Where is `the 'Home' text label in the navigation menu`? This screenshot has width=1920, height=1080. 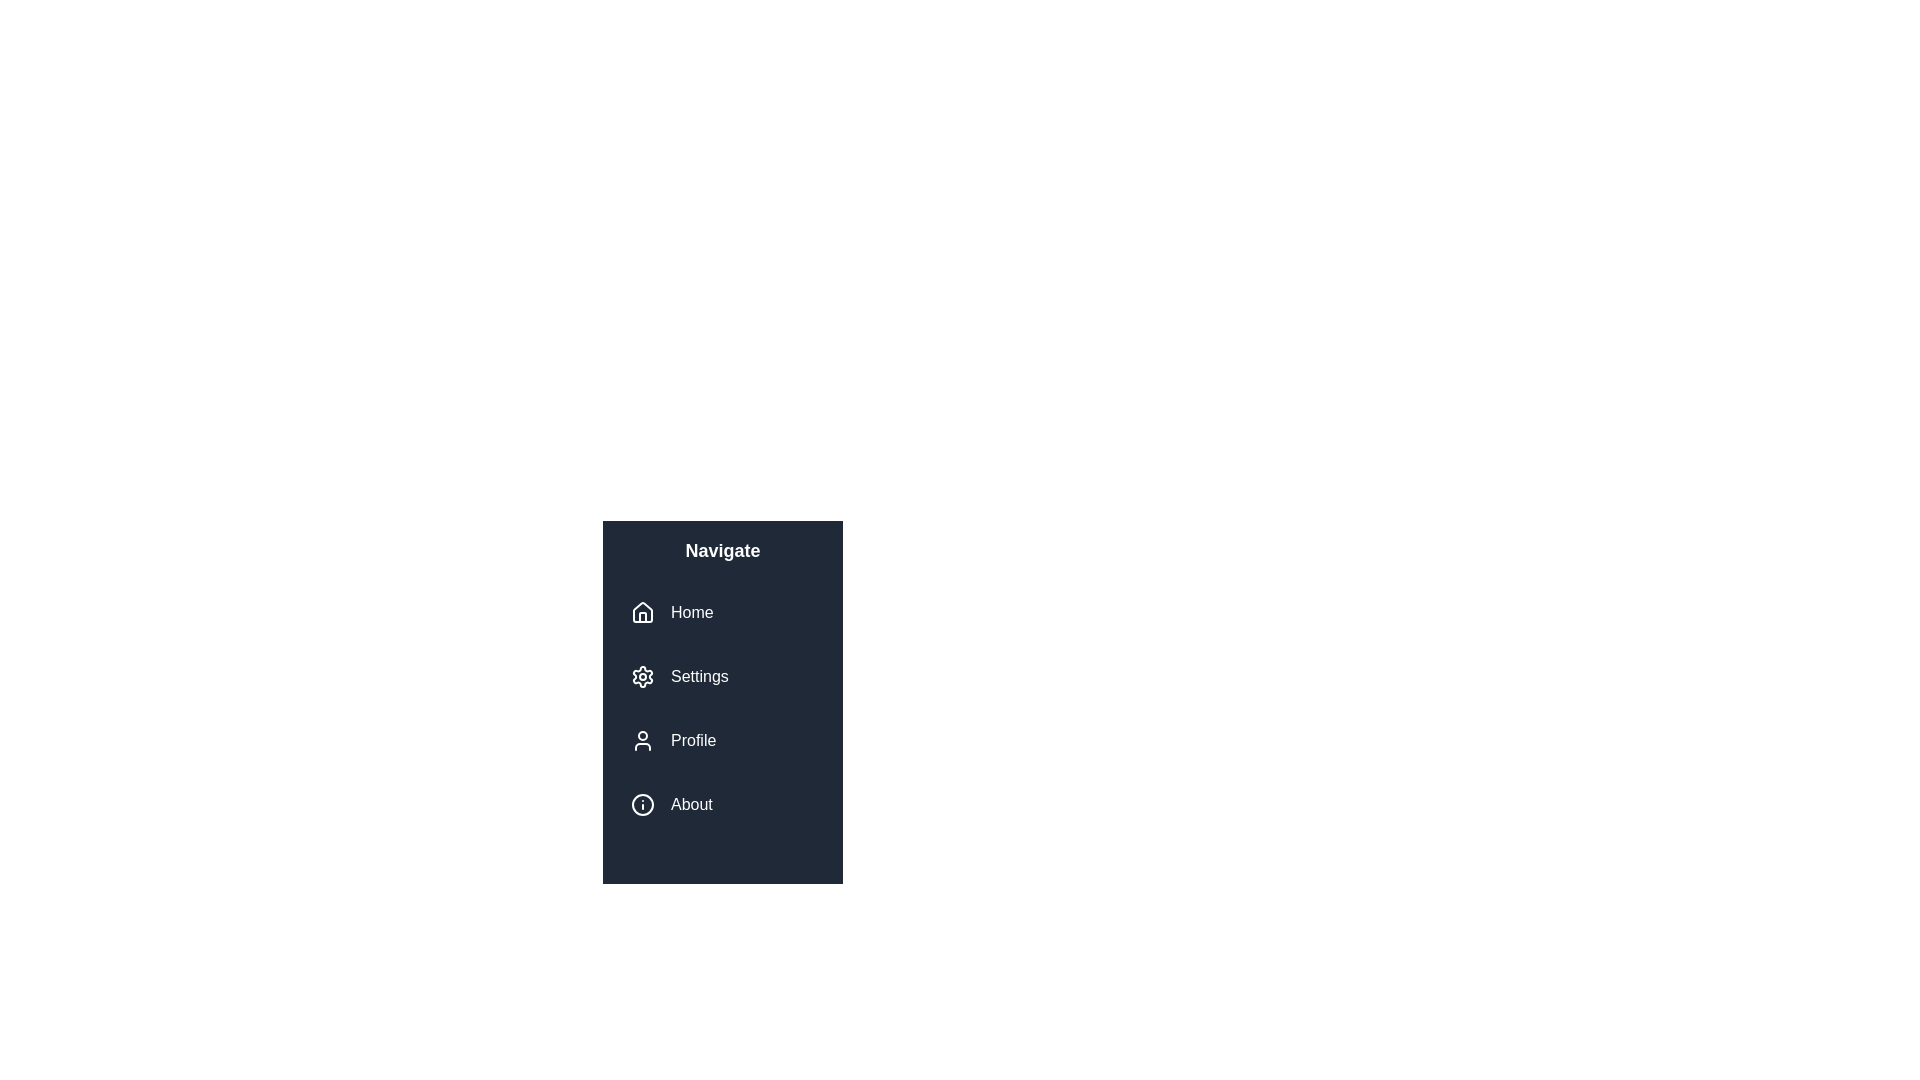
the 'Home' text label in the navigation menu is located at coordinates (692, 612).